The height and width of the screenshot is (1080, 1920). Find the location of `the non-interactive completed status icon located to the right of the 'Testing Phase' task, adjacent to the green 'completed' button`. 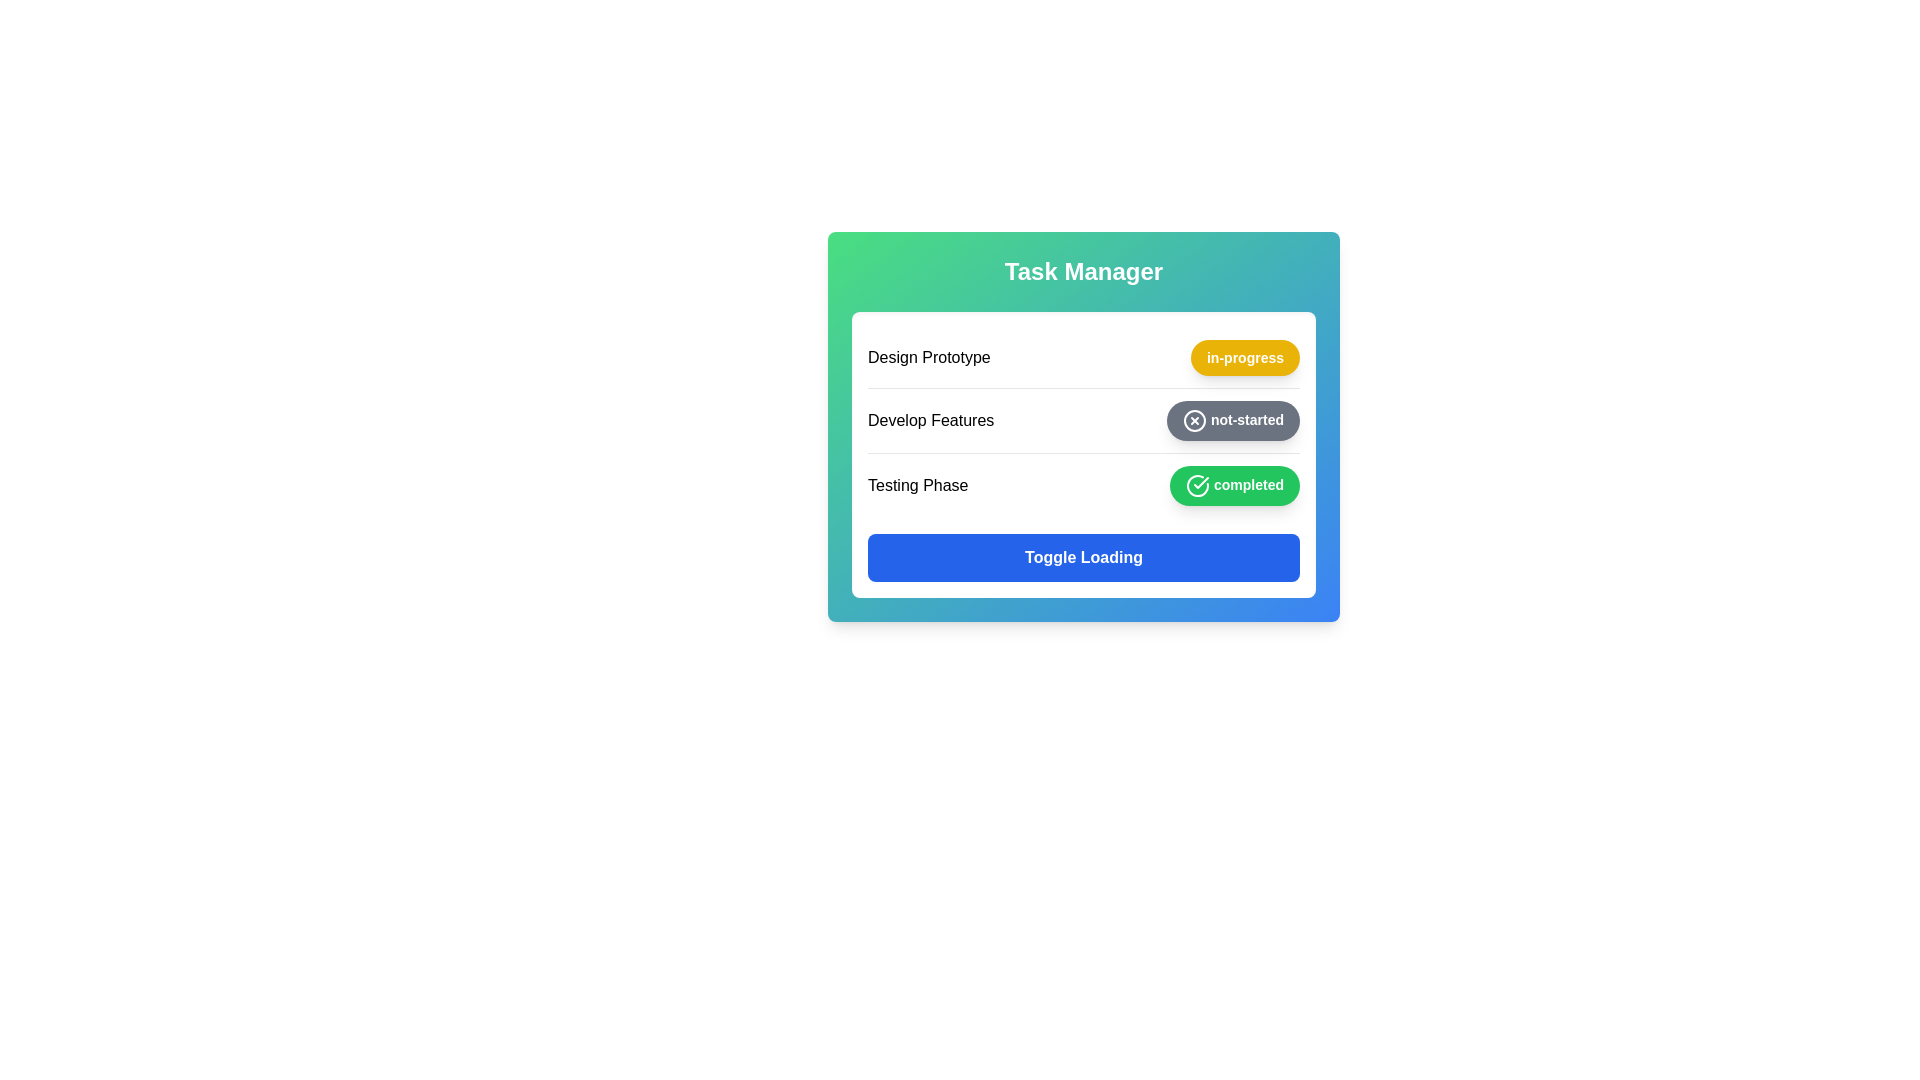

the non-interactive completed status icon located to the right of the 'Testing Phase' task, adjacent to the green 'completed' button is located at coordinates (1197, 486).